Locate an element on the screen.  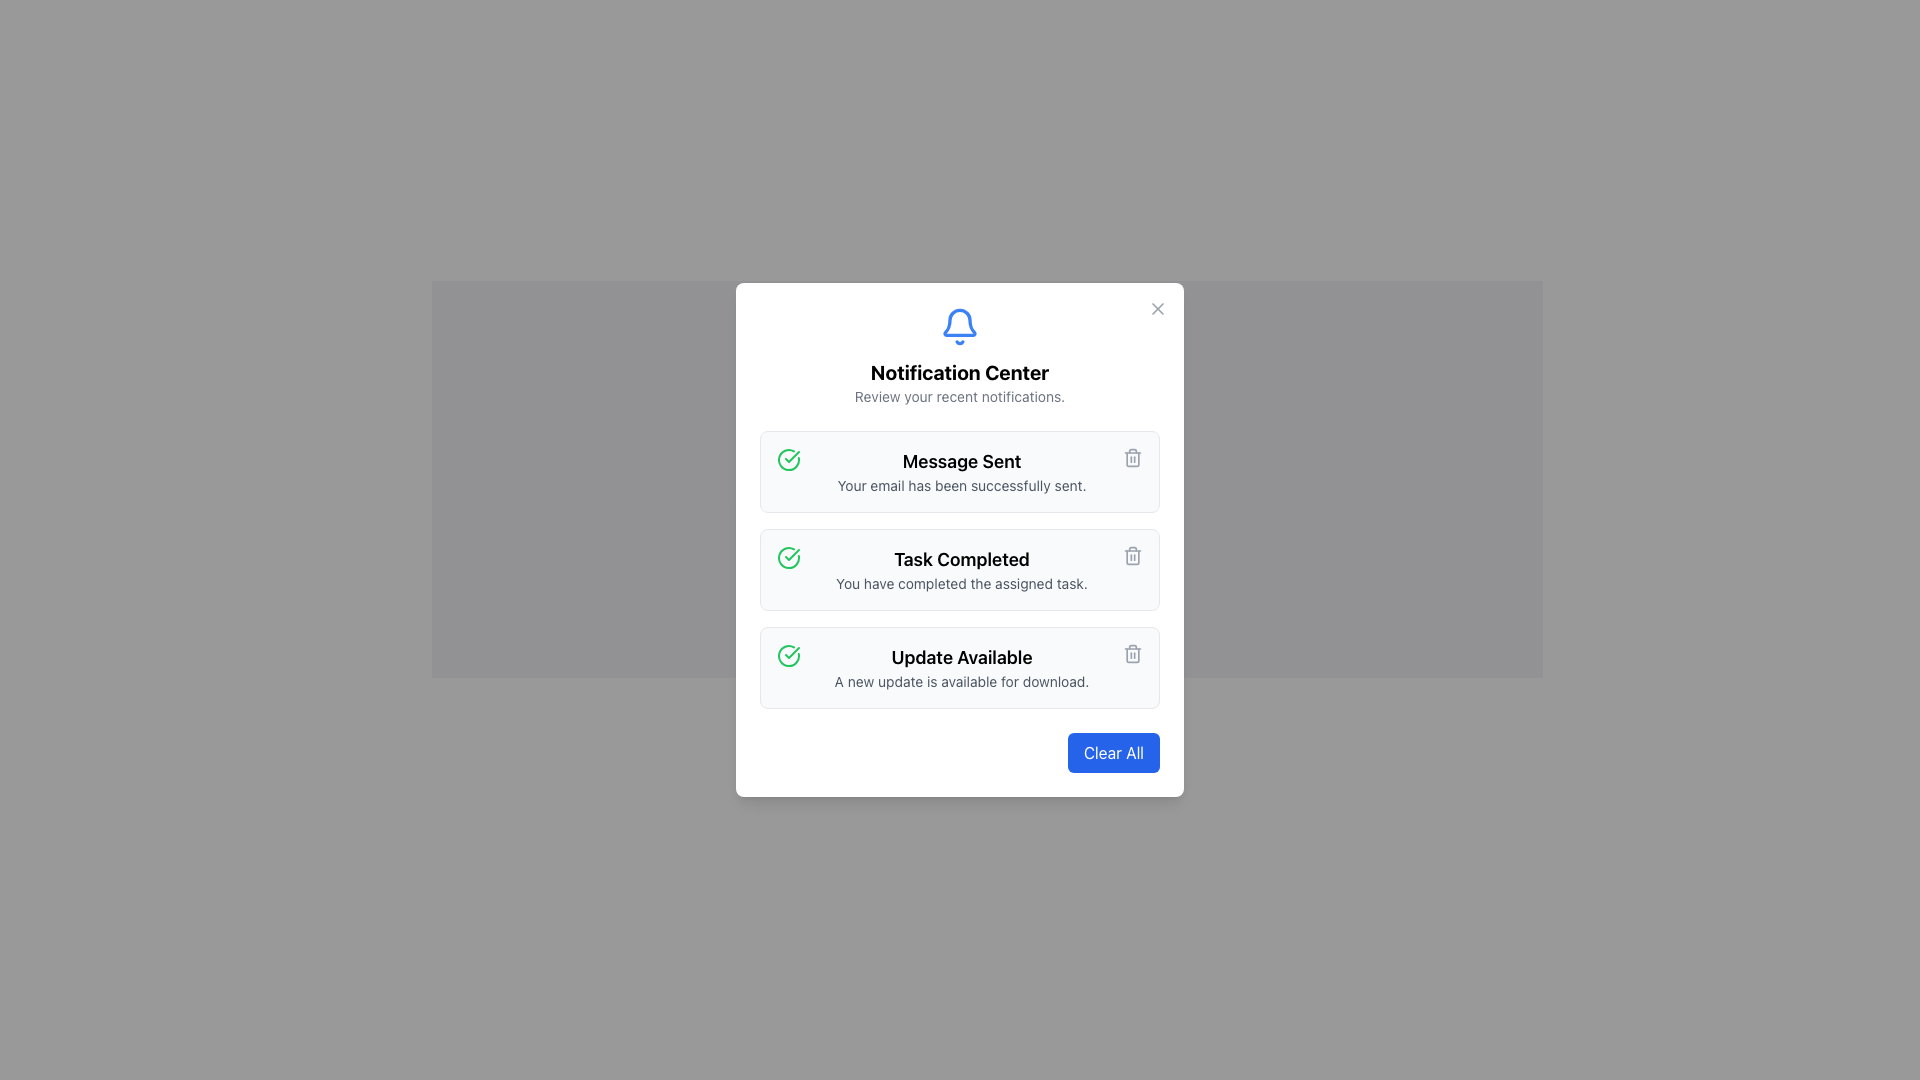
the clear notifications button located at the bottom-right corner of the 'Notification Center' modal is located at coordinates (1112, 752).